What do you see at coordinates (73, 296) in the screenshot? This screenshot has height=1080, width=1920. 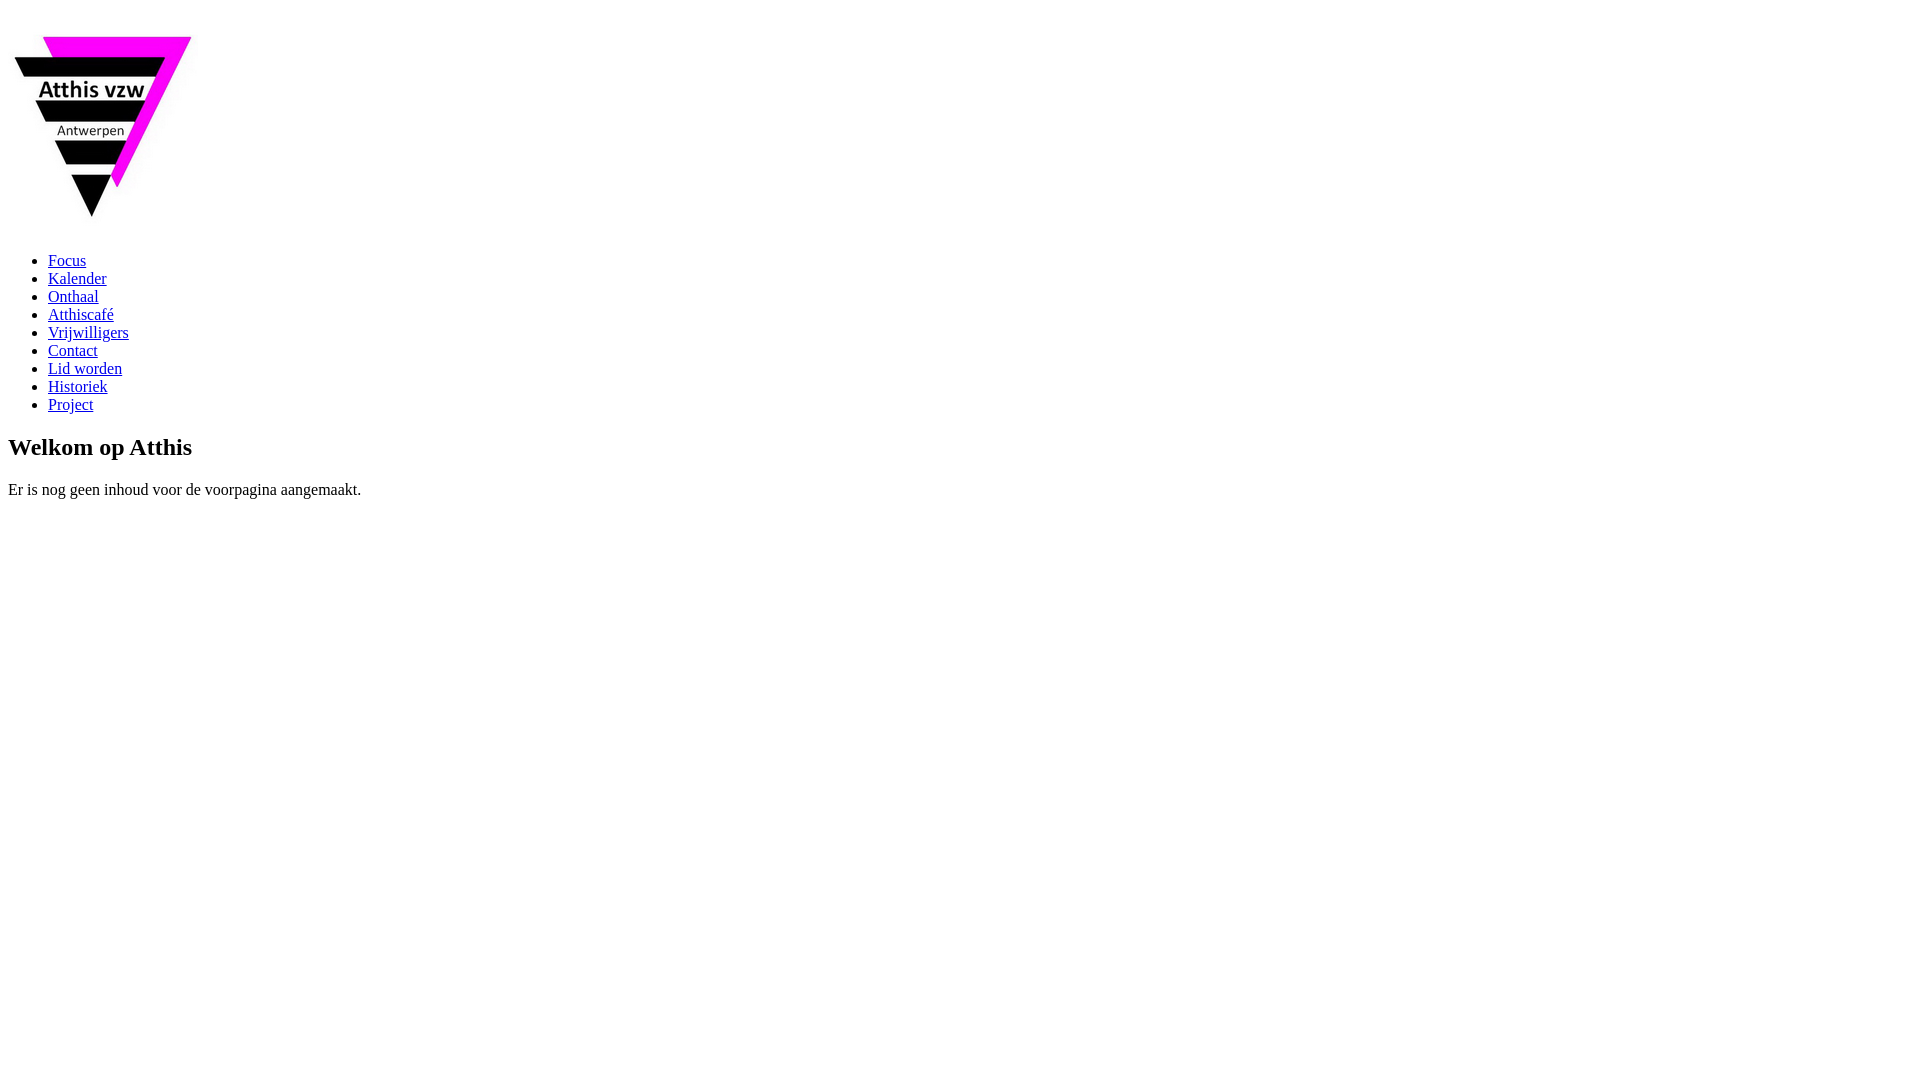 I see `'Onthaal'` at bounding box center [73, 296].